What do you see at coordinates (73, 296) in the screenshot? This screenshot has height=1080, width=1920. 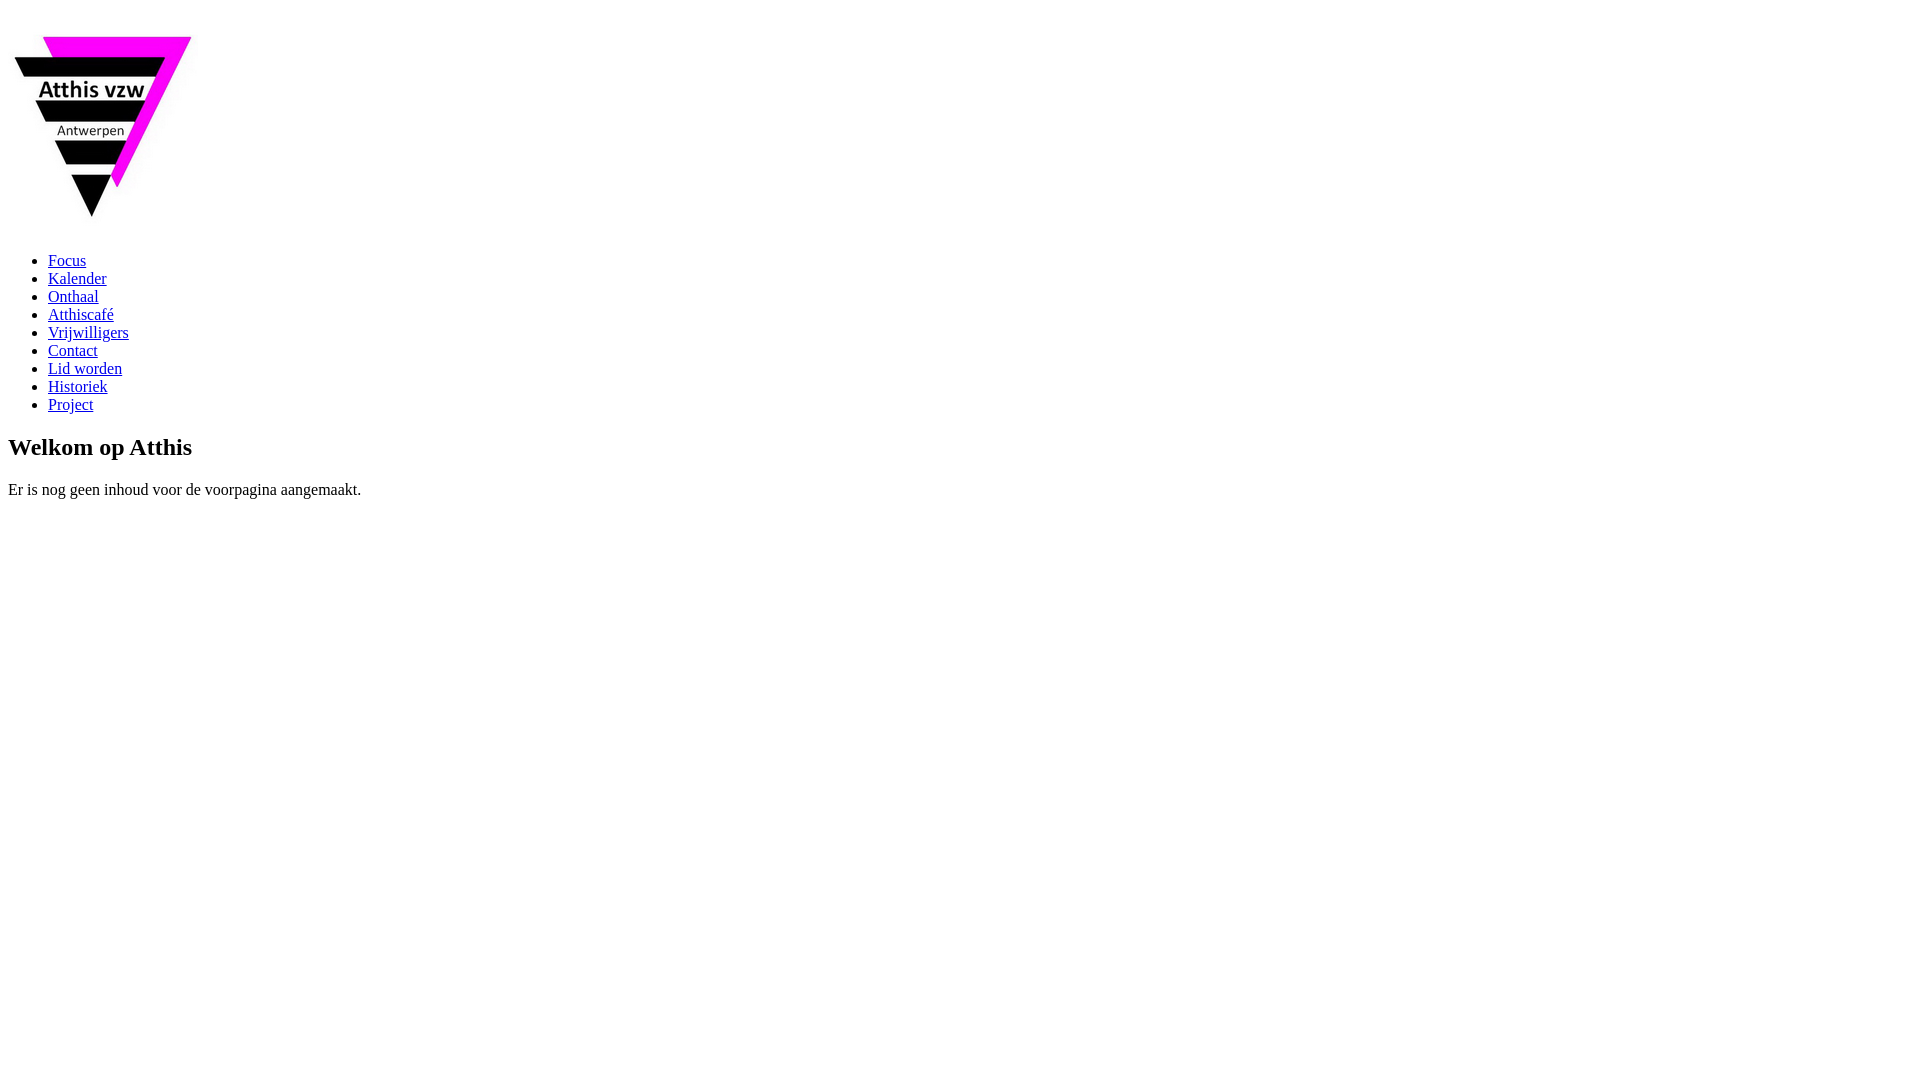 I see `'Onthaal'` at bounding box center [73, 296].